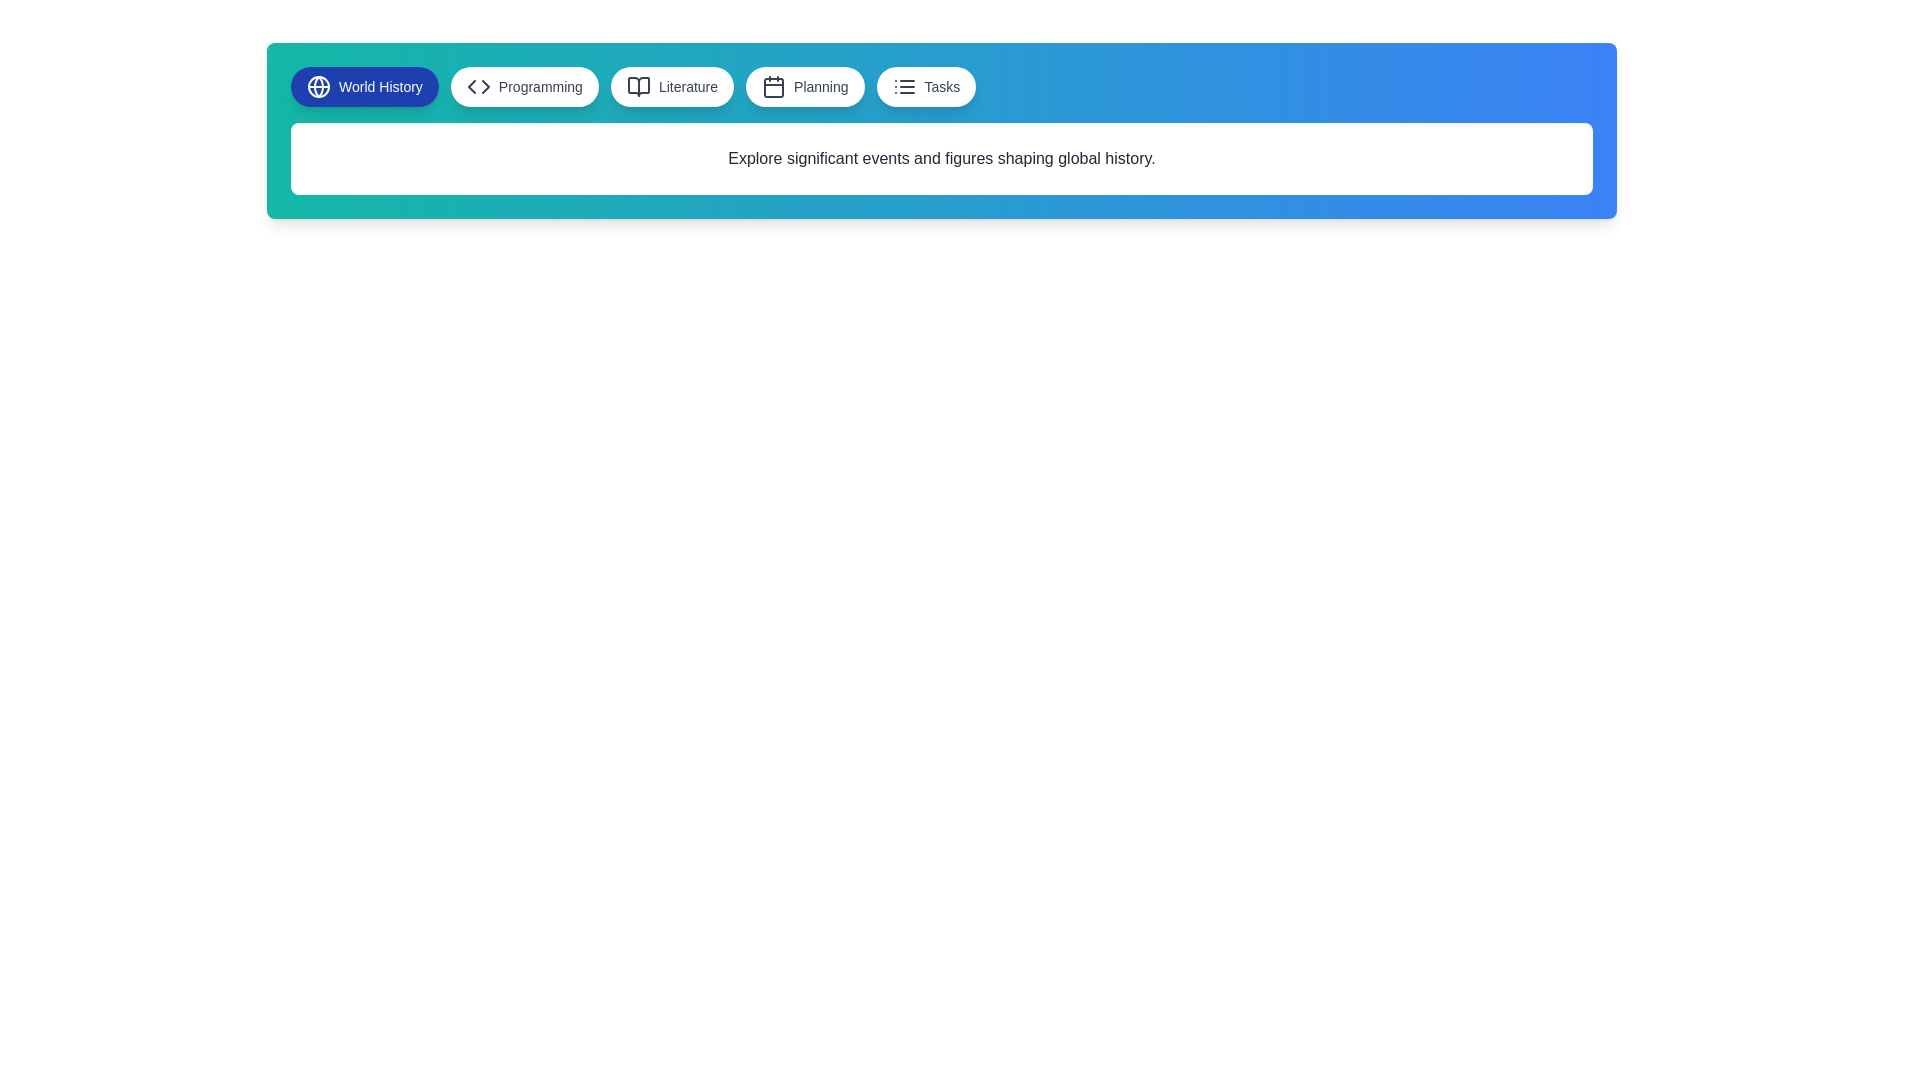 The image size is (1920, 1080). Describe the element at coordinates (805, 86) in the screenshot. I see `the tab labeled Planning to view its content` at that location.